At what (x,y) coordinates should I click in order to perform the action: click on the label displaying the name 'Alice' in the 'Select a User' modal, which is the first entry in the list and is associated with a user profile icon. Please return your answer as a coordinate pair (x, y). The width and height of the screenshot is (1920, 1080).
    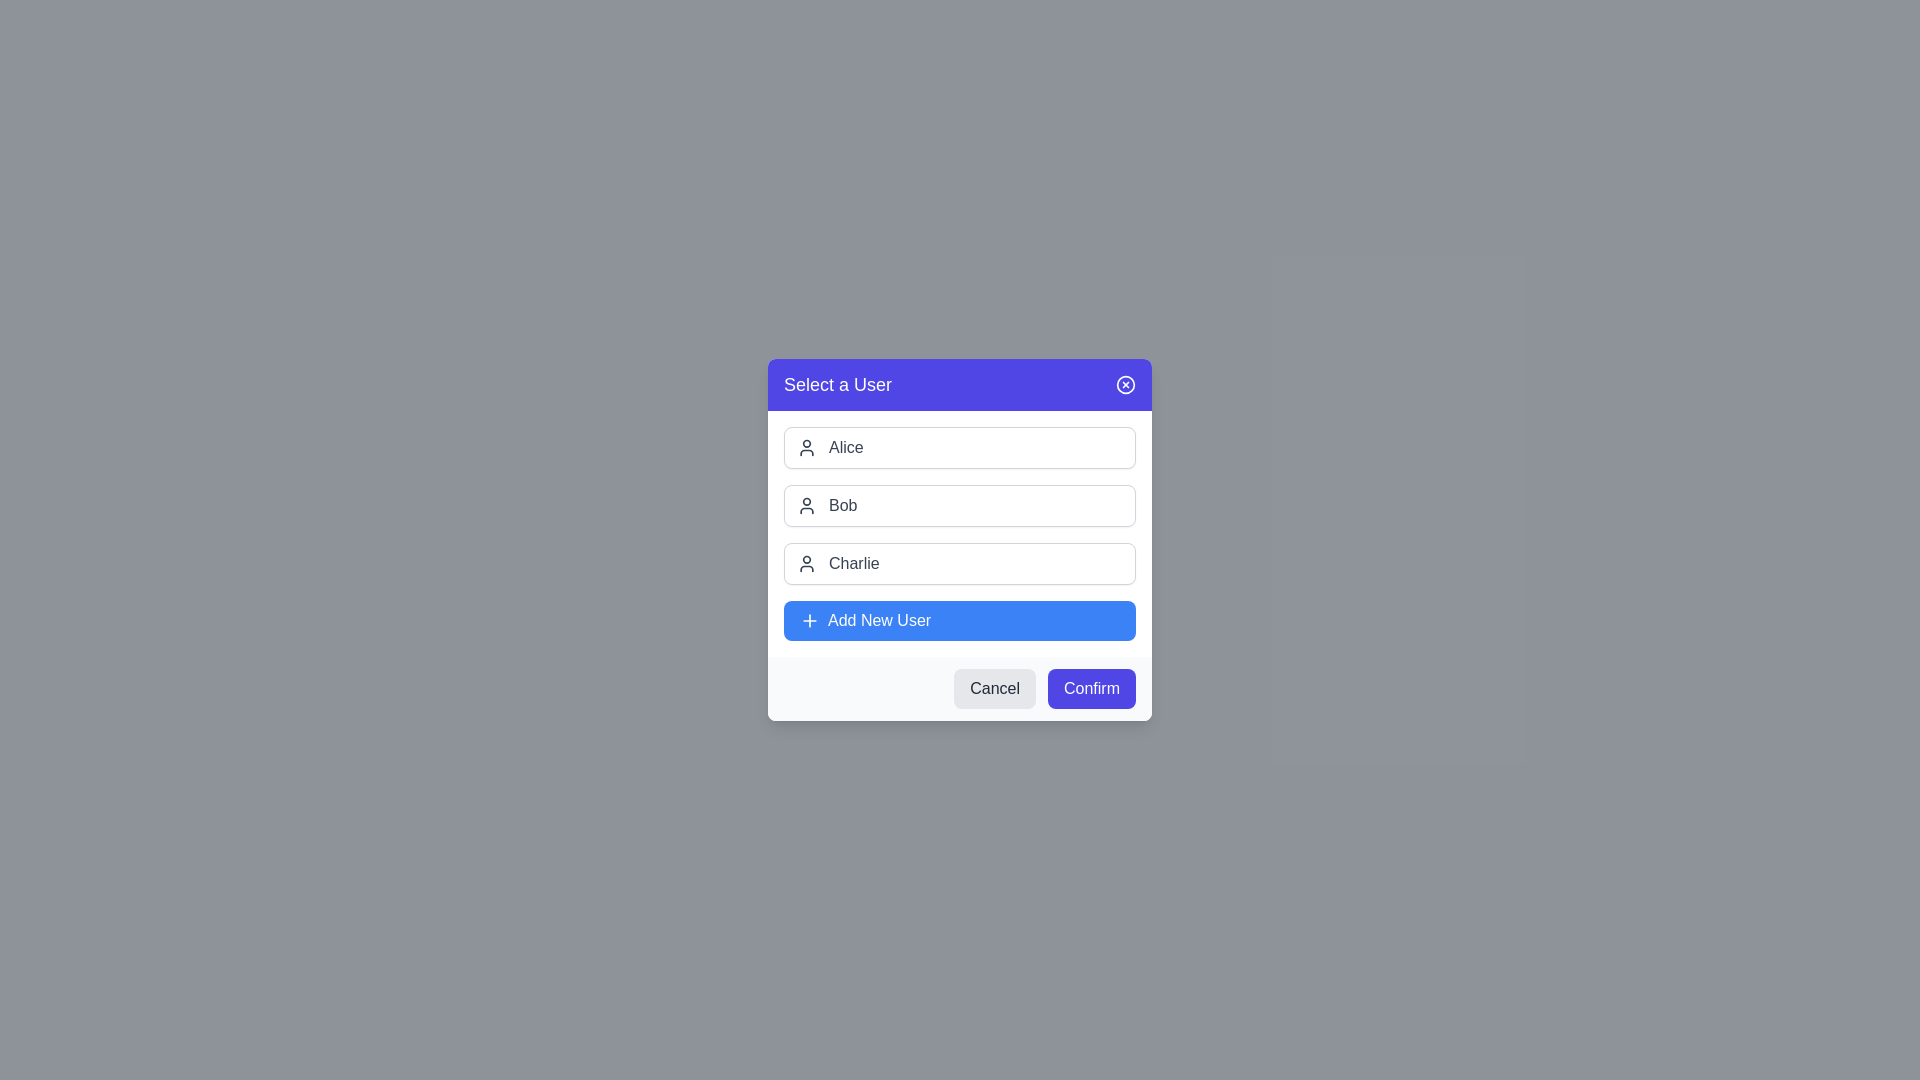
    Looking at the image, I should click on (846, 446).